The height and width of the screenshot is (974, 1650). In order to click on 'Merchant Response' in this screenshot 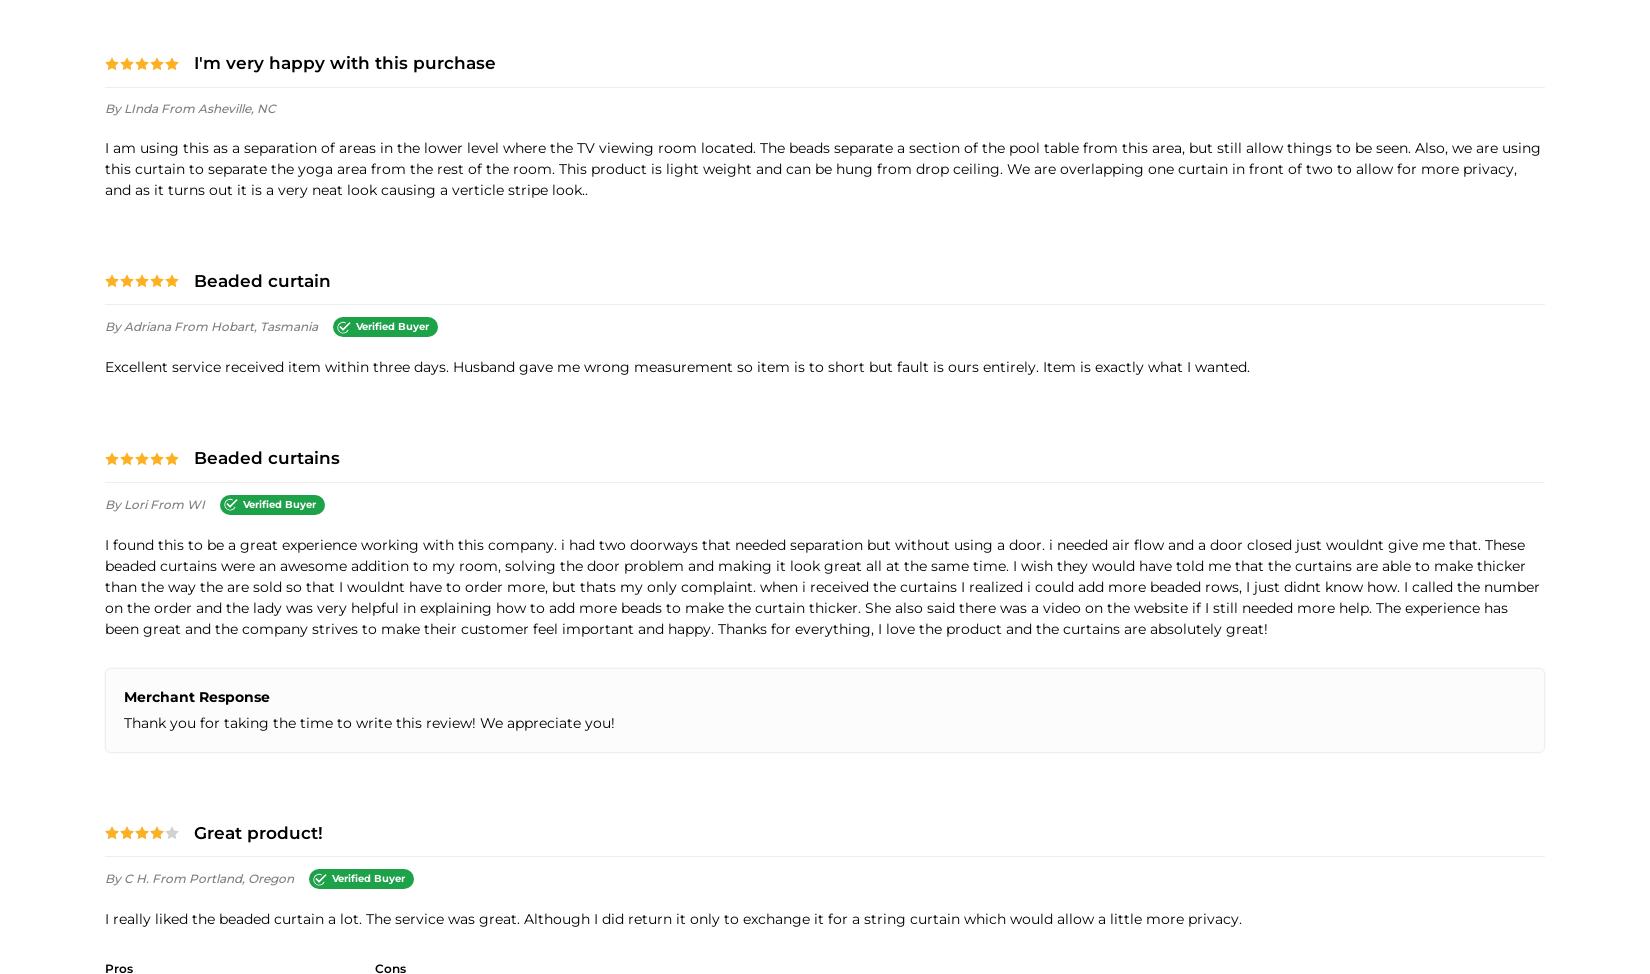, I will do `click(197, 696)`.